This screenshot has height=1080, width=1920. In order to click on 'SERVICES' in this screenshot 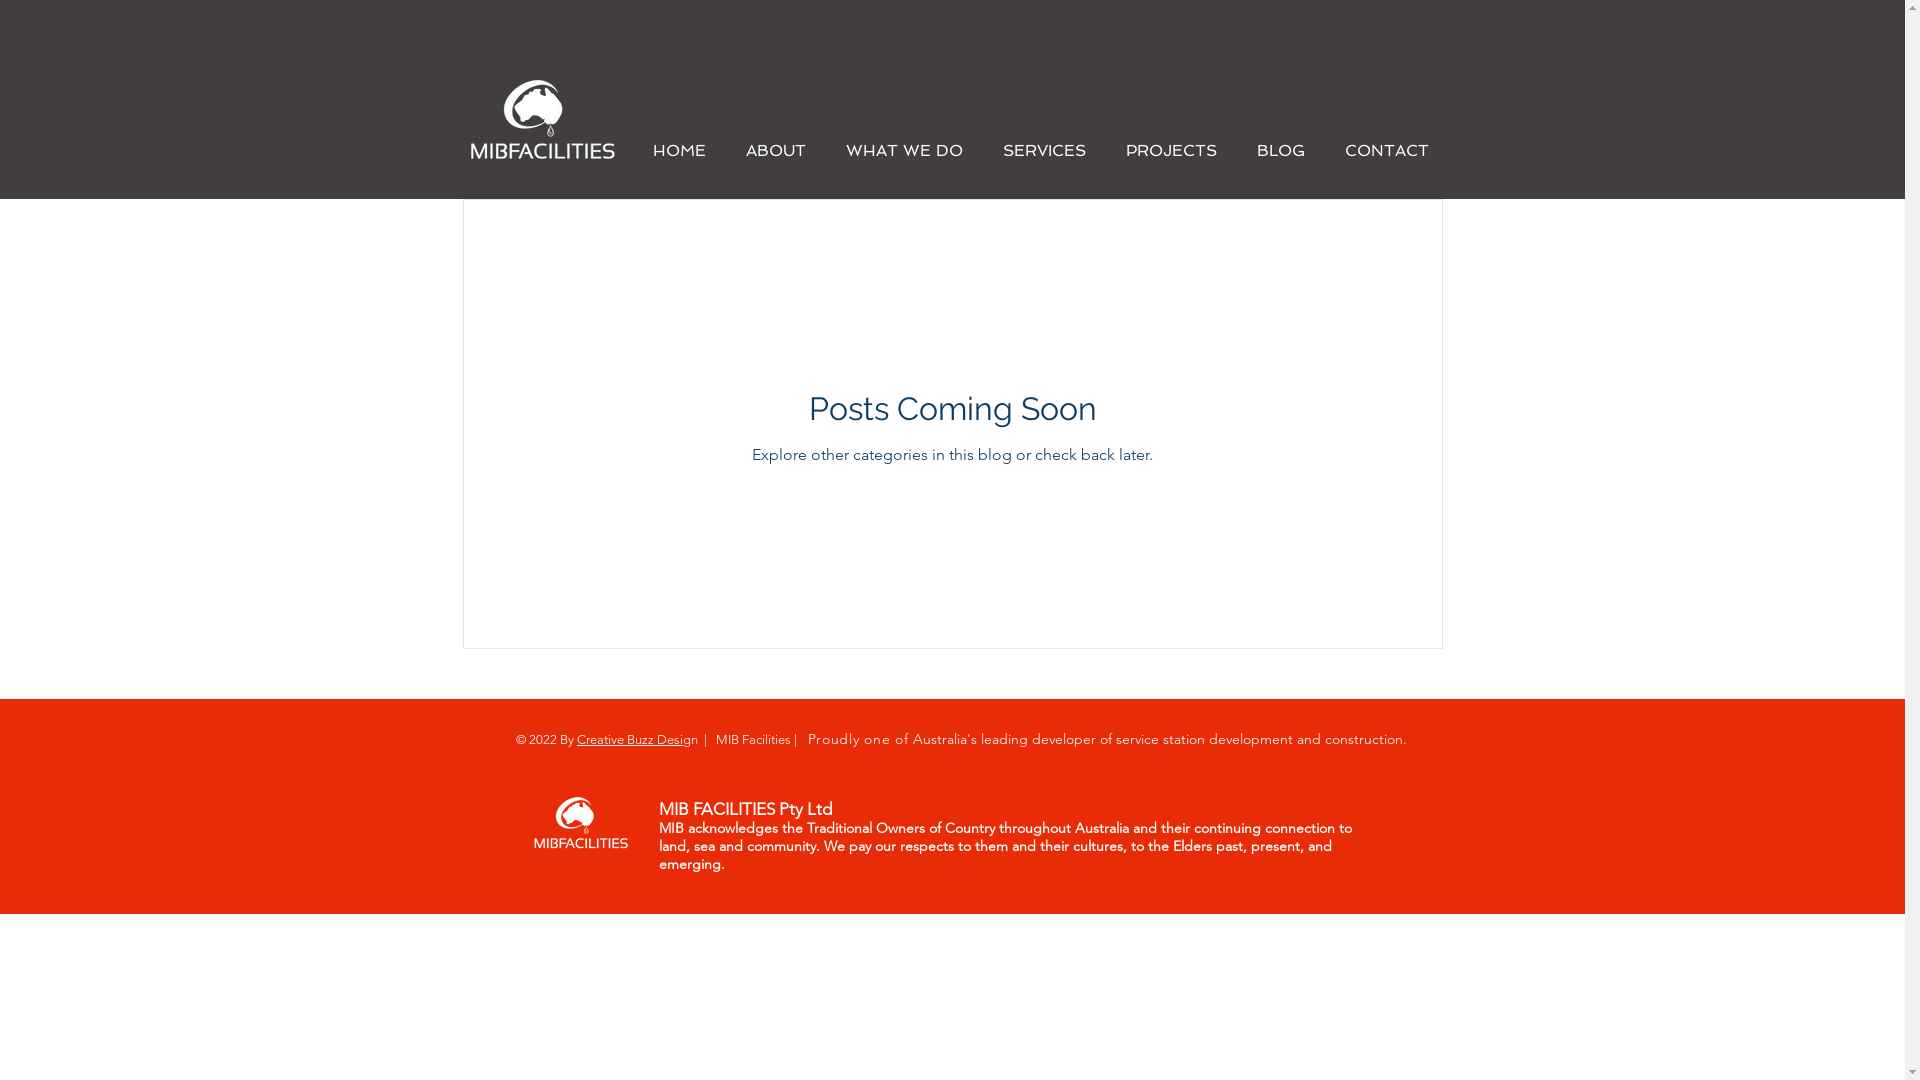, I will do `click(1042, 149)`.